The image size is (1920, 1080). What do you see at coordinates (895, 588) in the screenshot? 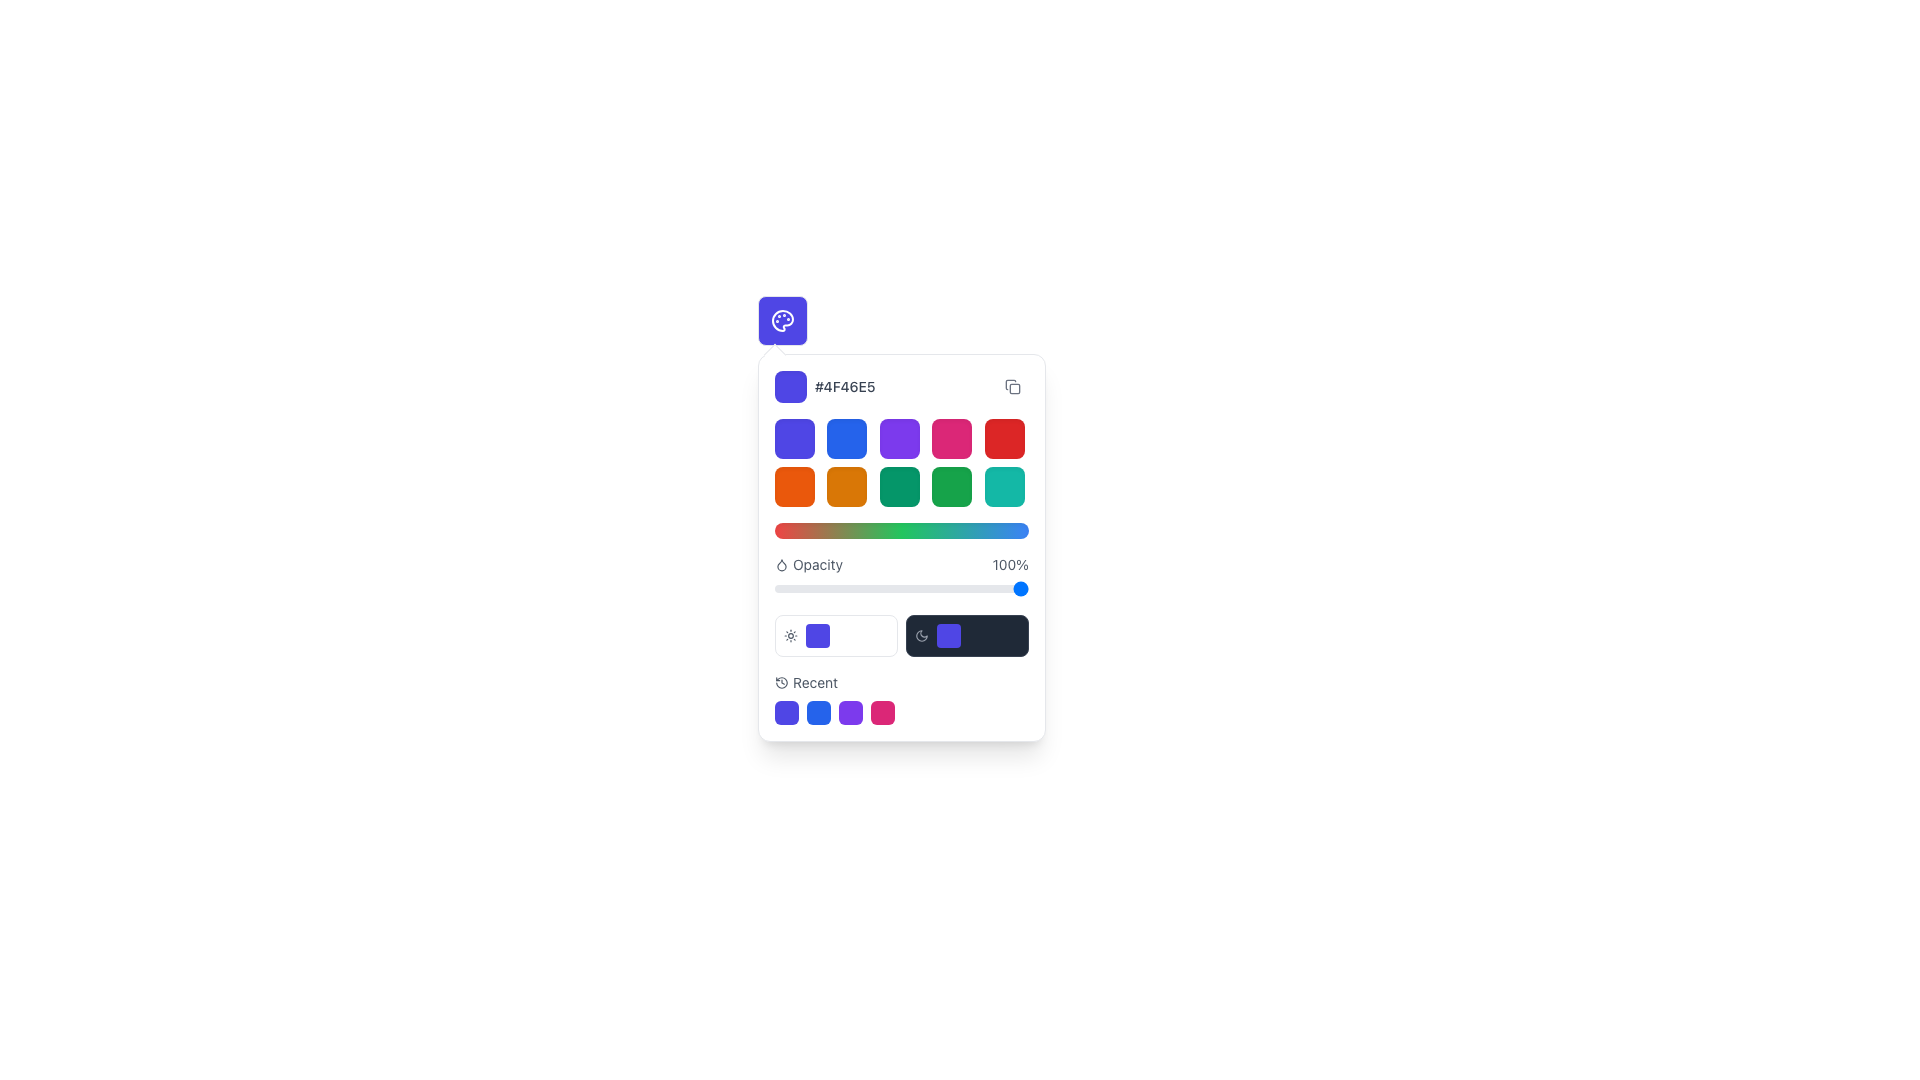
I see `the opacity slider` at bounding box center [895, 588].